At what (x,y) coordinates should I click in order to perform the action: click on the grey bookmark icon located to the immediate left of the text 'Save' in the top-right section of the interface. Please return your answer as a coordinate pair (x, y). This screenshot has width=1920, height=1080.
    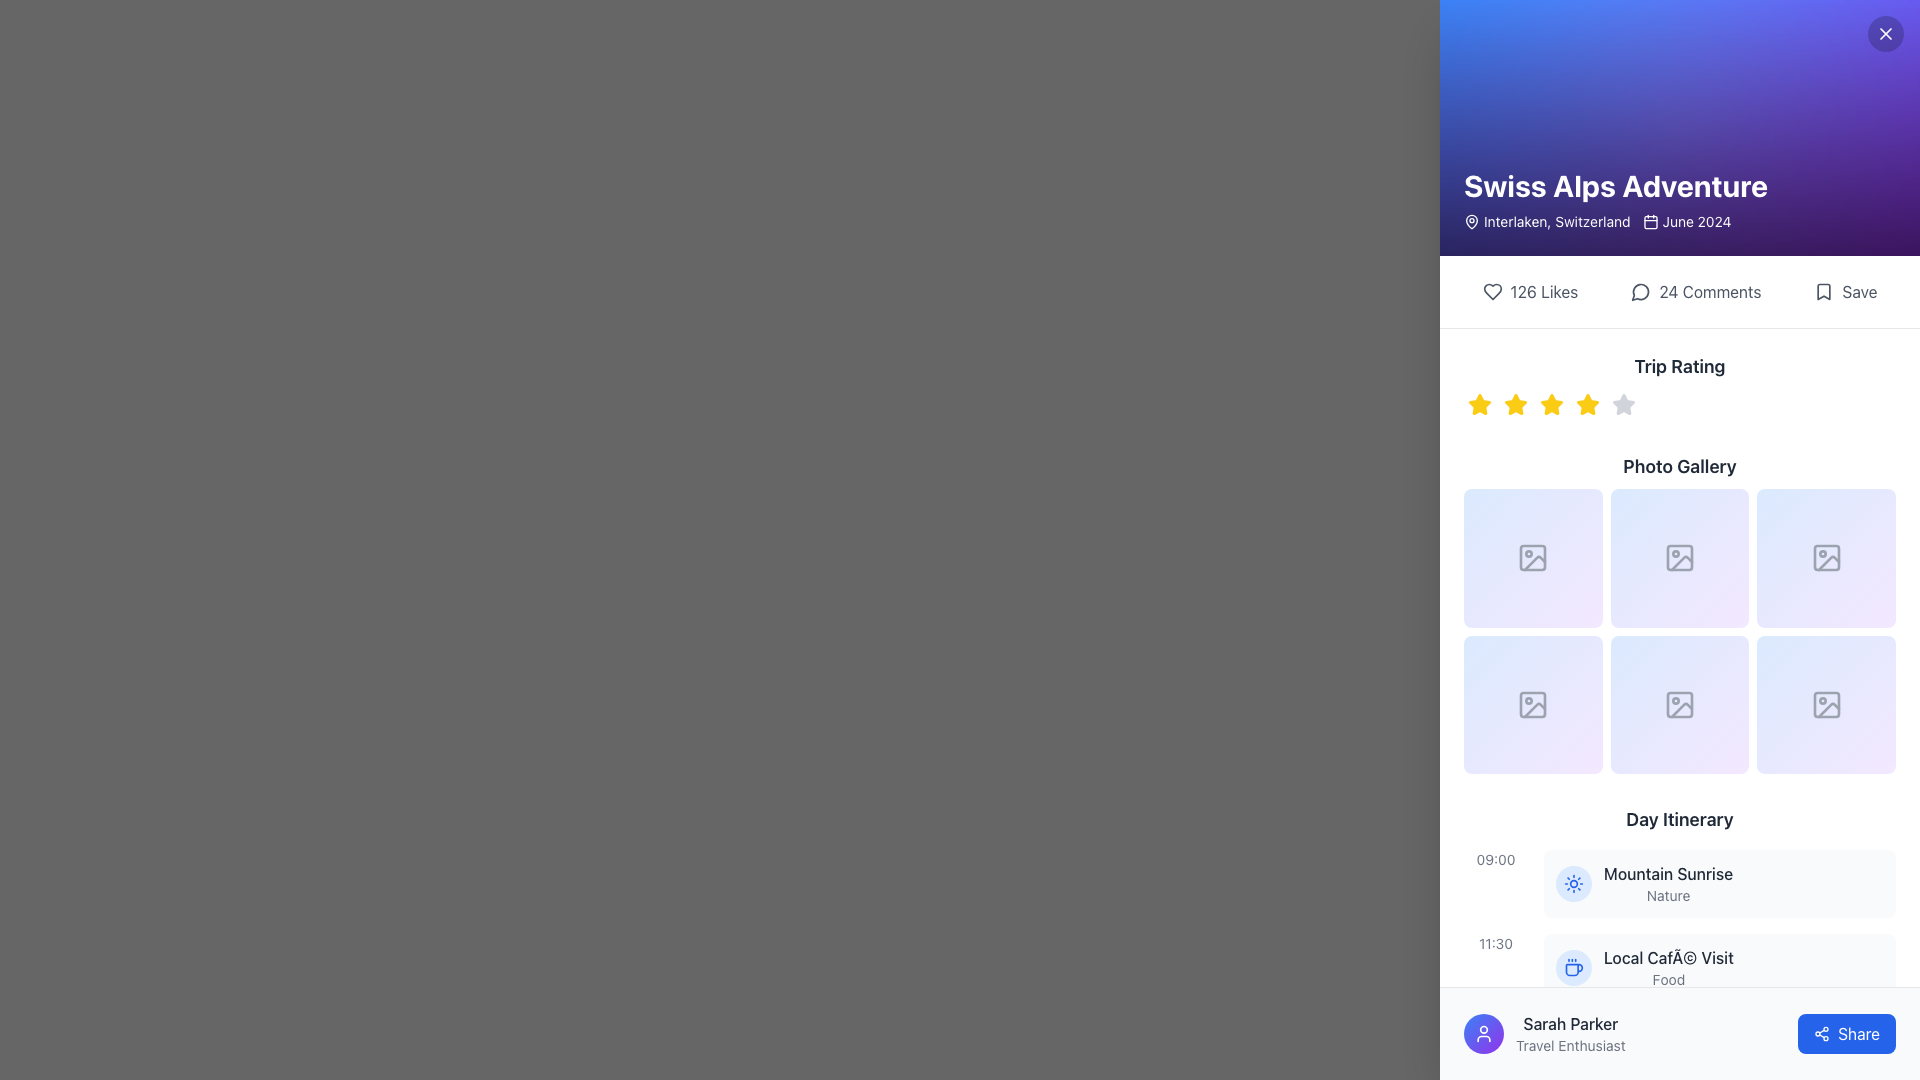
    Looking at the image, I should click on (1824, 292).